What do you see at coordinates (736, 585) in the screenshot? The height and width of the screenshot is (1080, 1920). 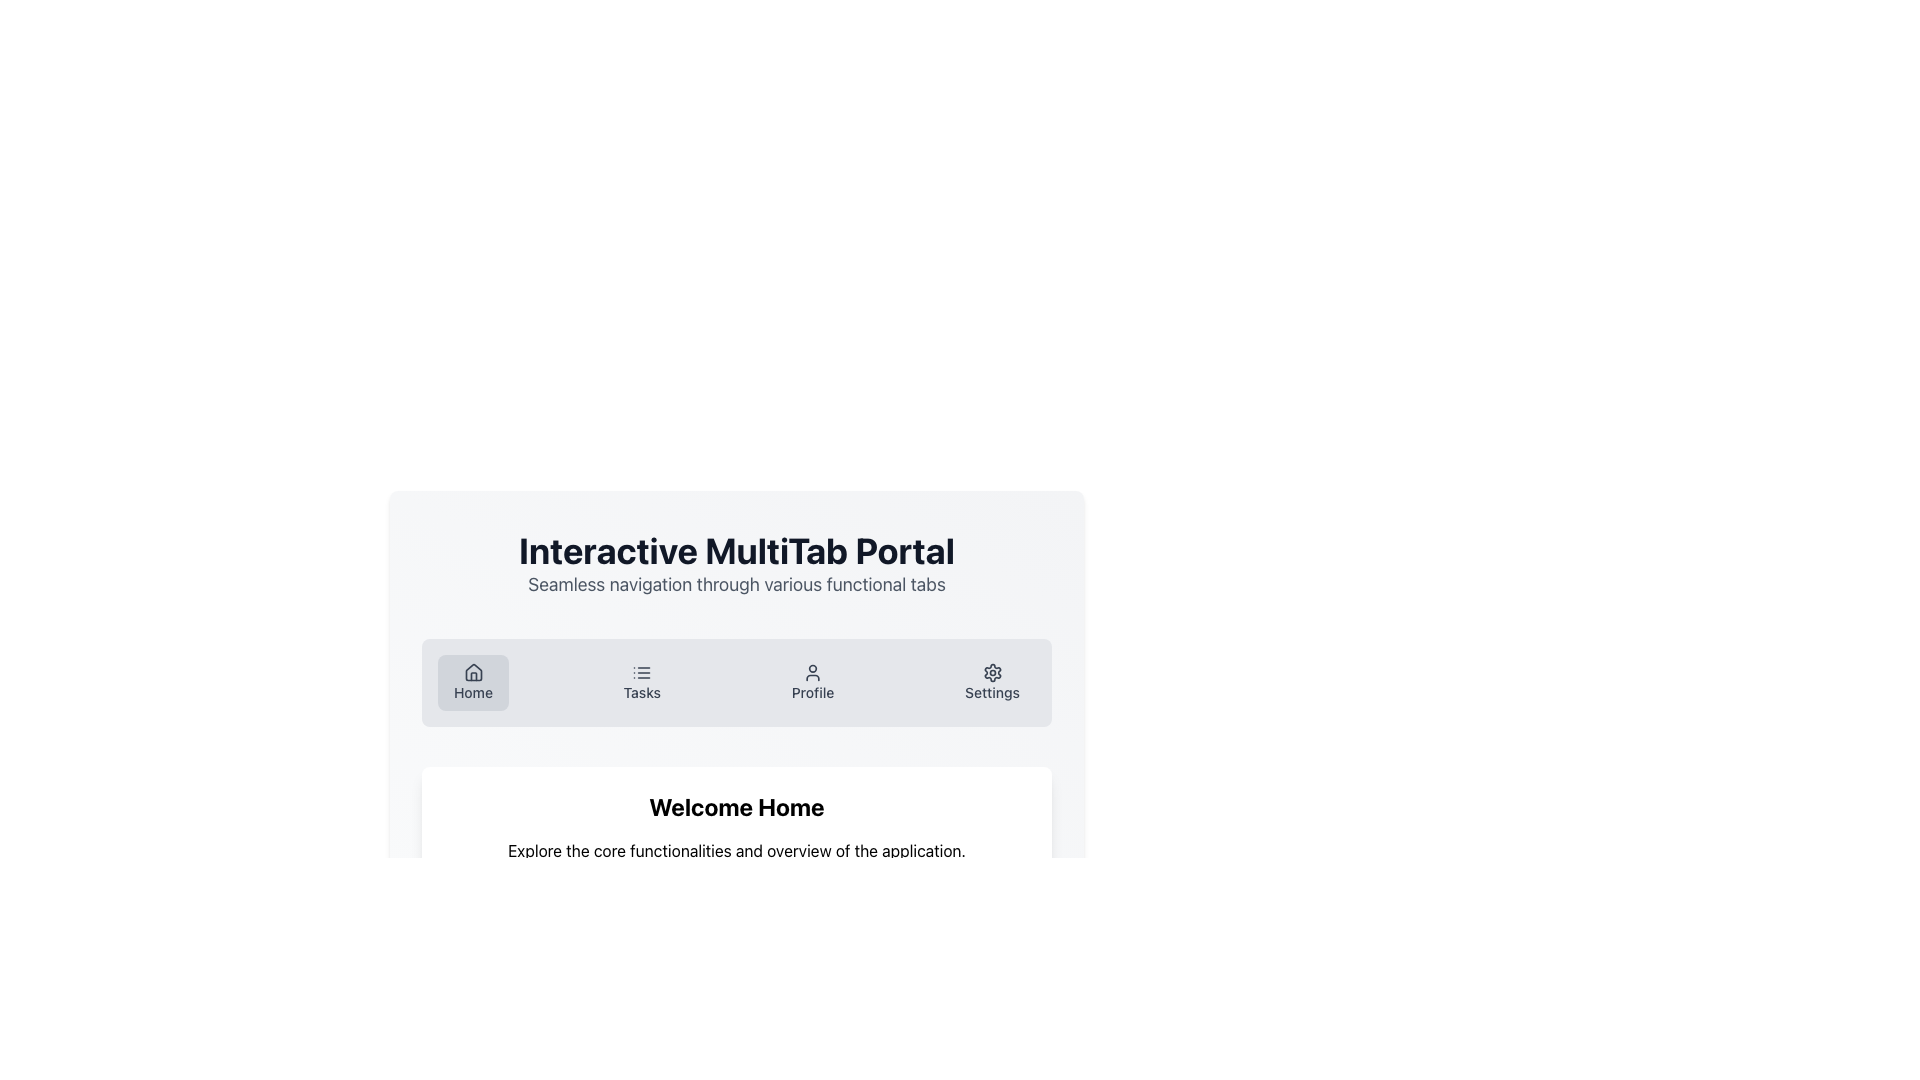 I see `the text label displaying 'Seamless navigation through various functional tabs.' which is centrally aligned beneath the 'Interactive MultiTab Portal' heading` at bounding box center [736, 585].